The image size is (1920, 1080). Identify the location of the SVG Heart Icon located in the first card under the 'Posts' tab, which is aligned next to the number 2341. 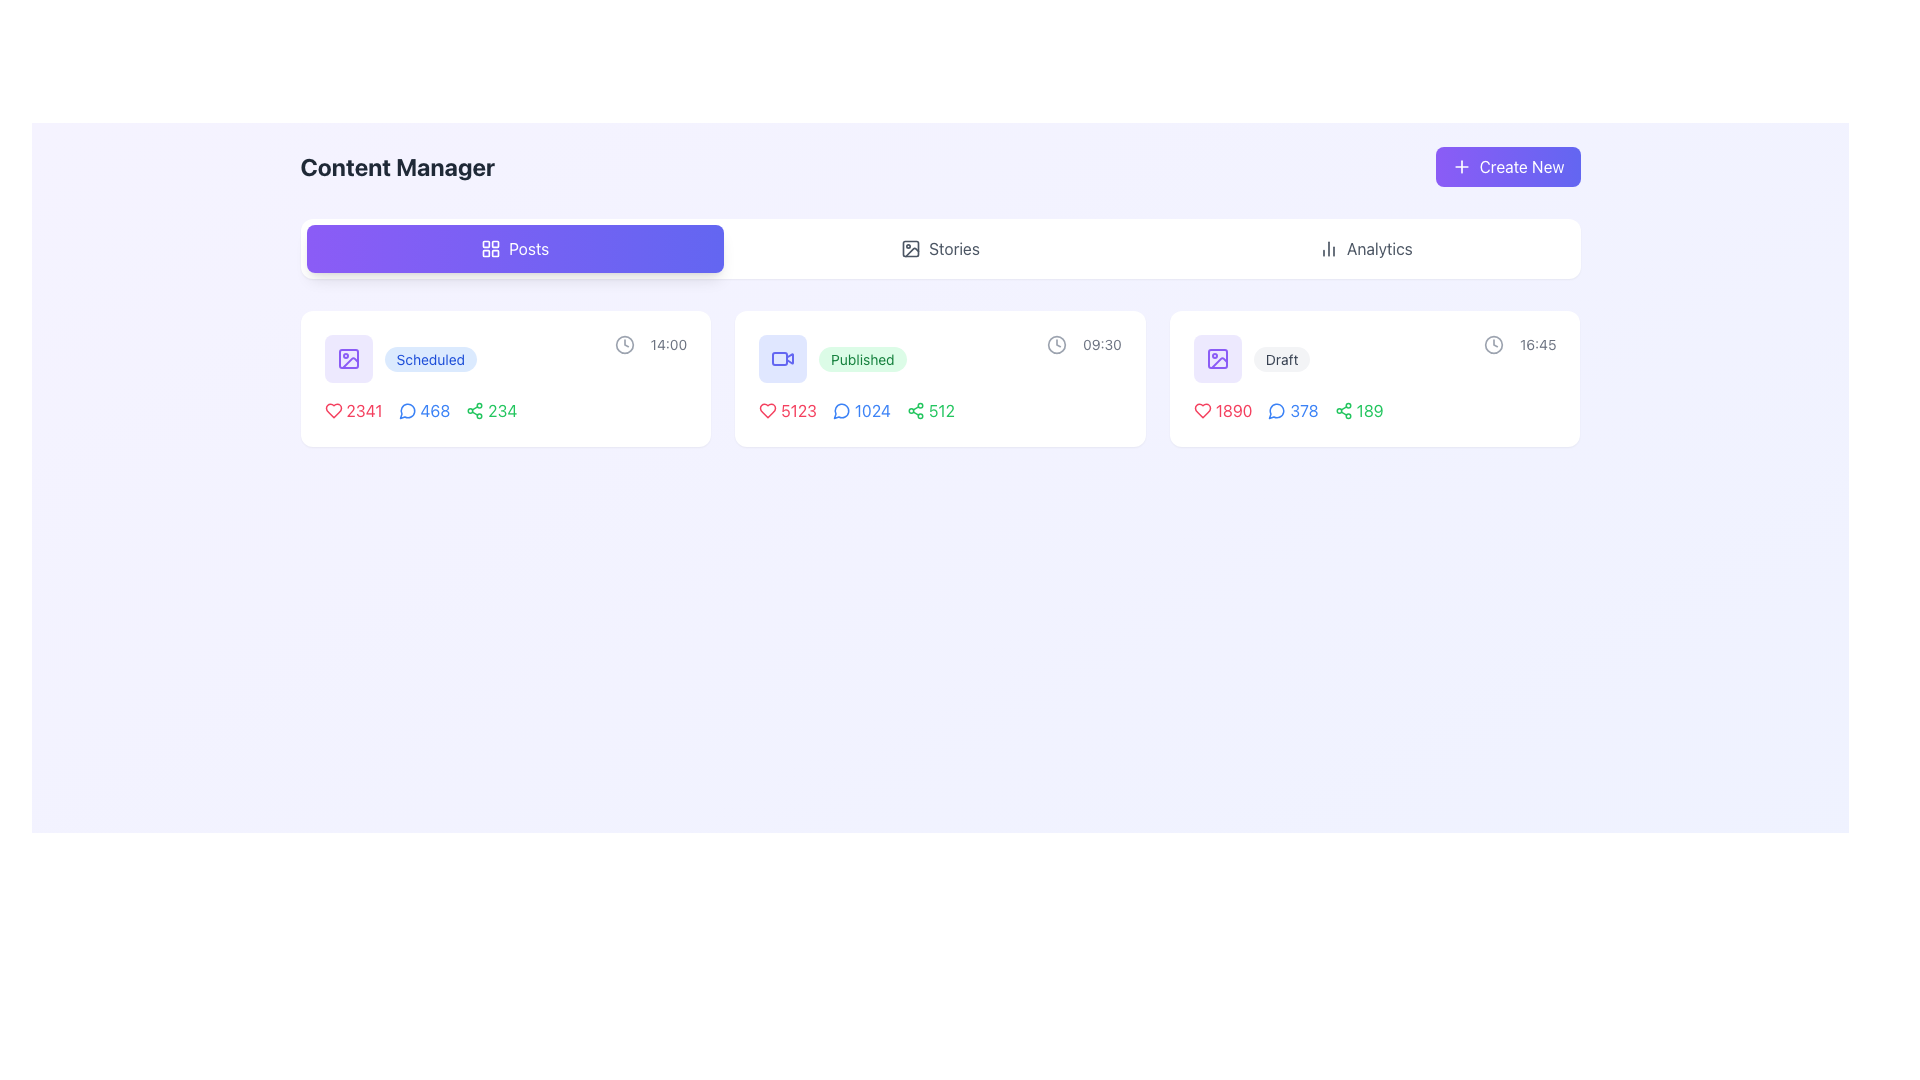
(333, 410).